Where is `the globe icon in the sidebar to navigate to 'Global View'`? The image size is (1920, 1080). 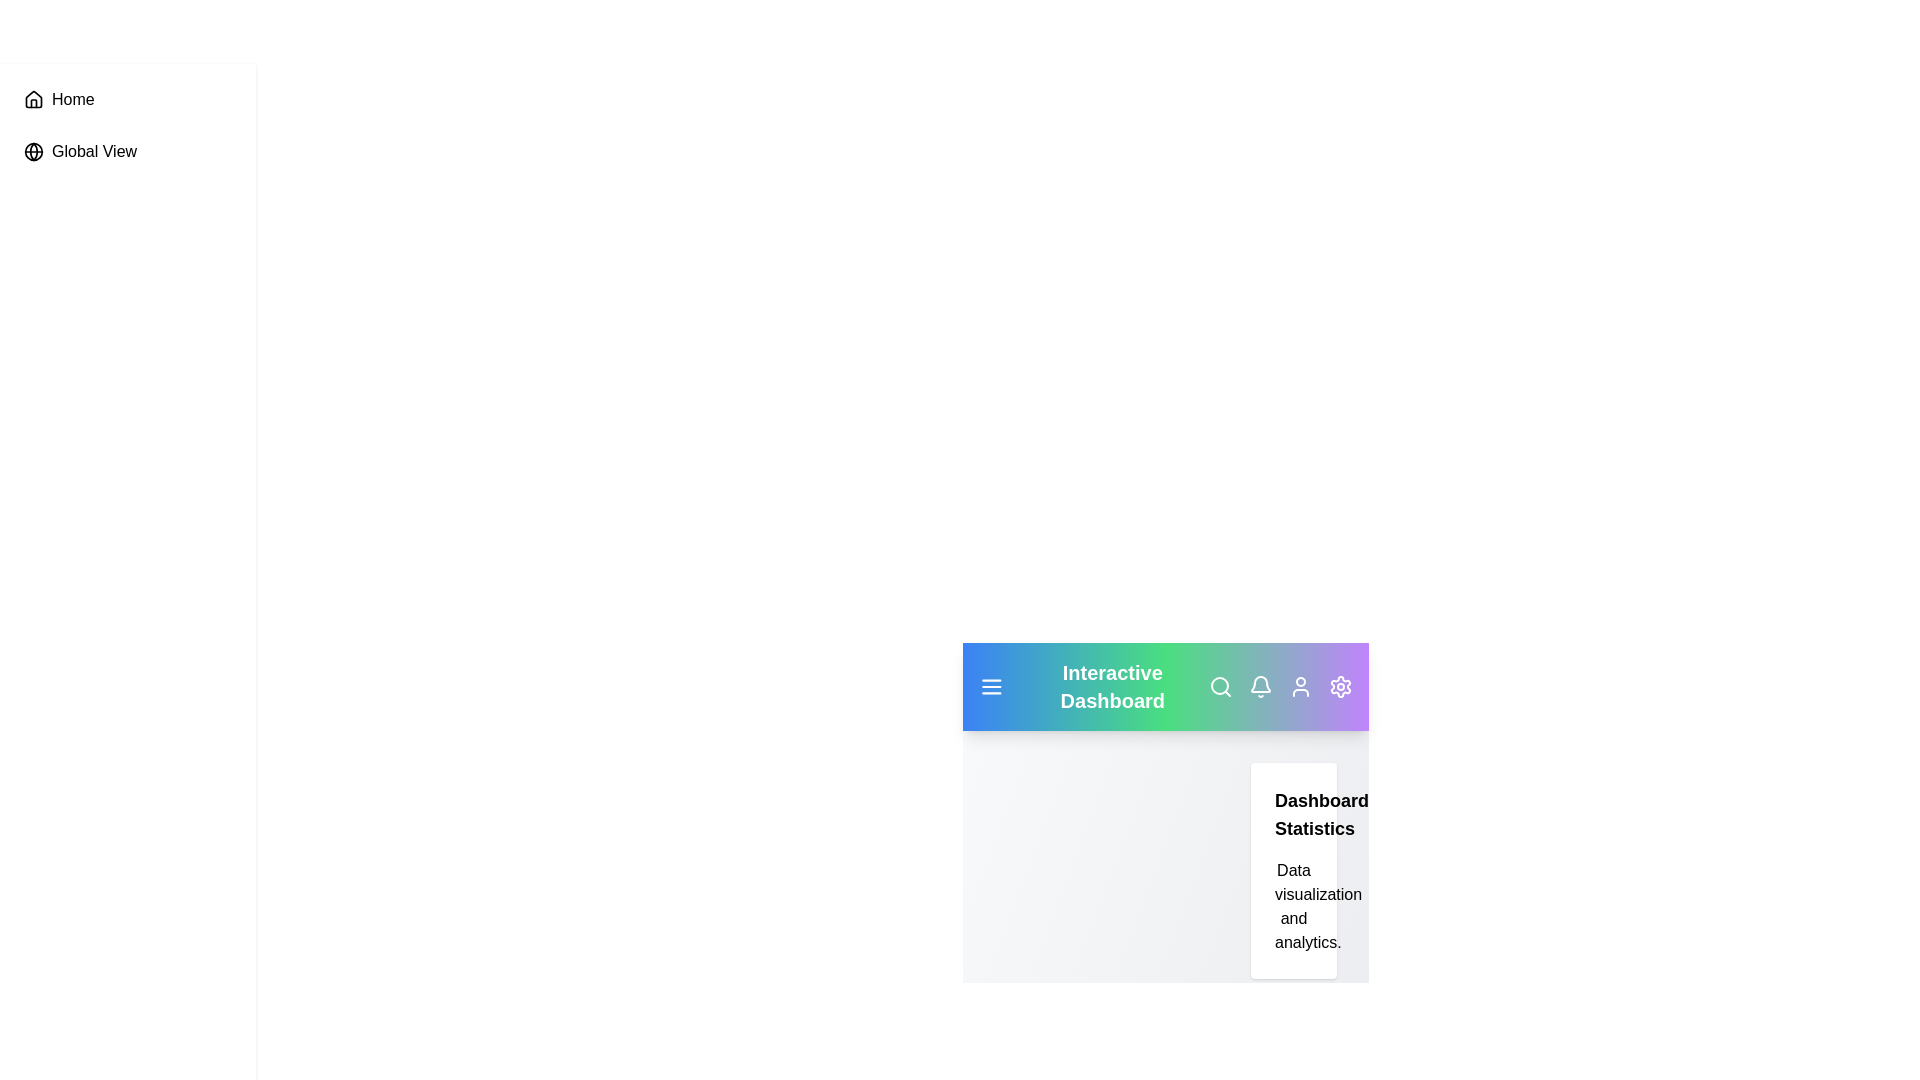 the globe icon in the sidebar to navigate to 'Global View' is located at coordinates (33, 150).